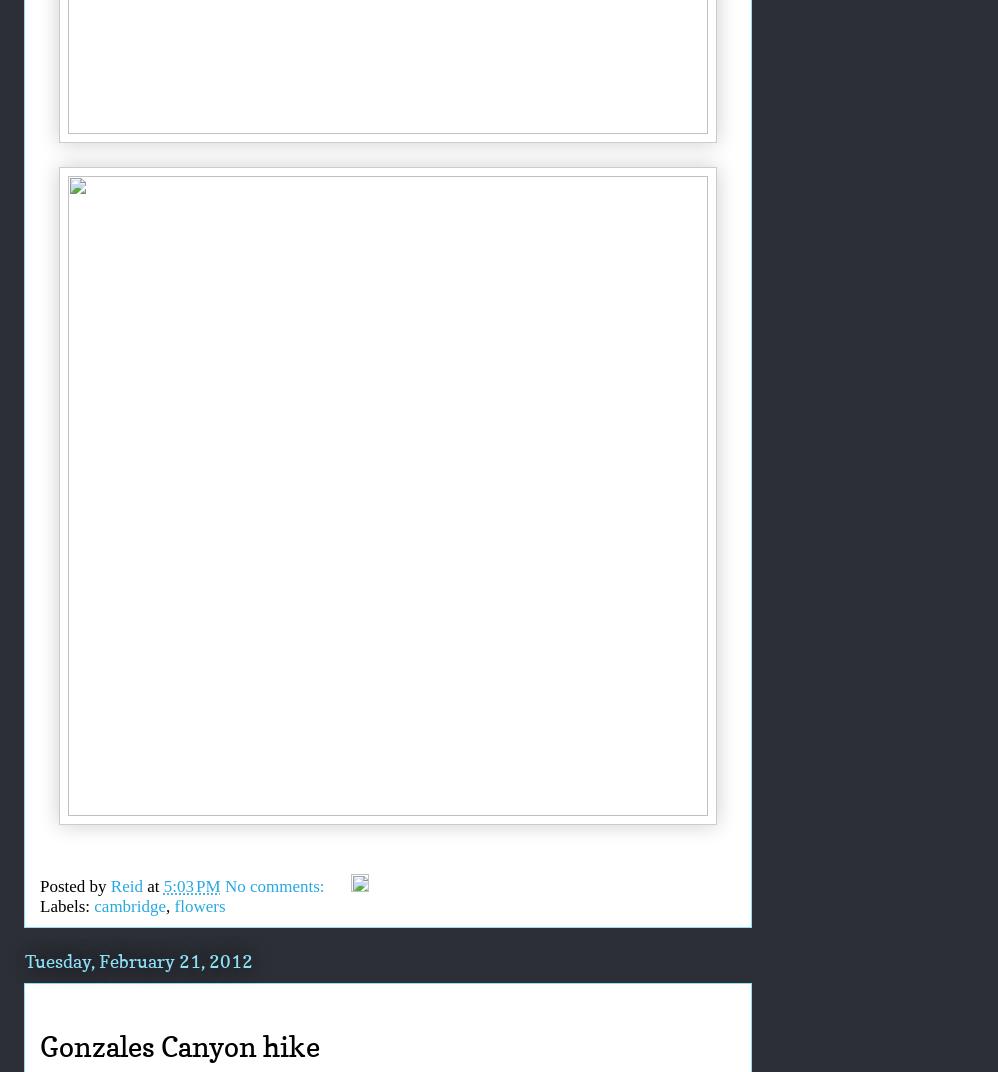 This screenshot has width=998, height=1072. Describe the element at coordinates (275, 886) in the screenshot. I see `'No comments:'` at that location.